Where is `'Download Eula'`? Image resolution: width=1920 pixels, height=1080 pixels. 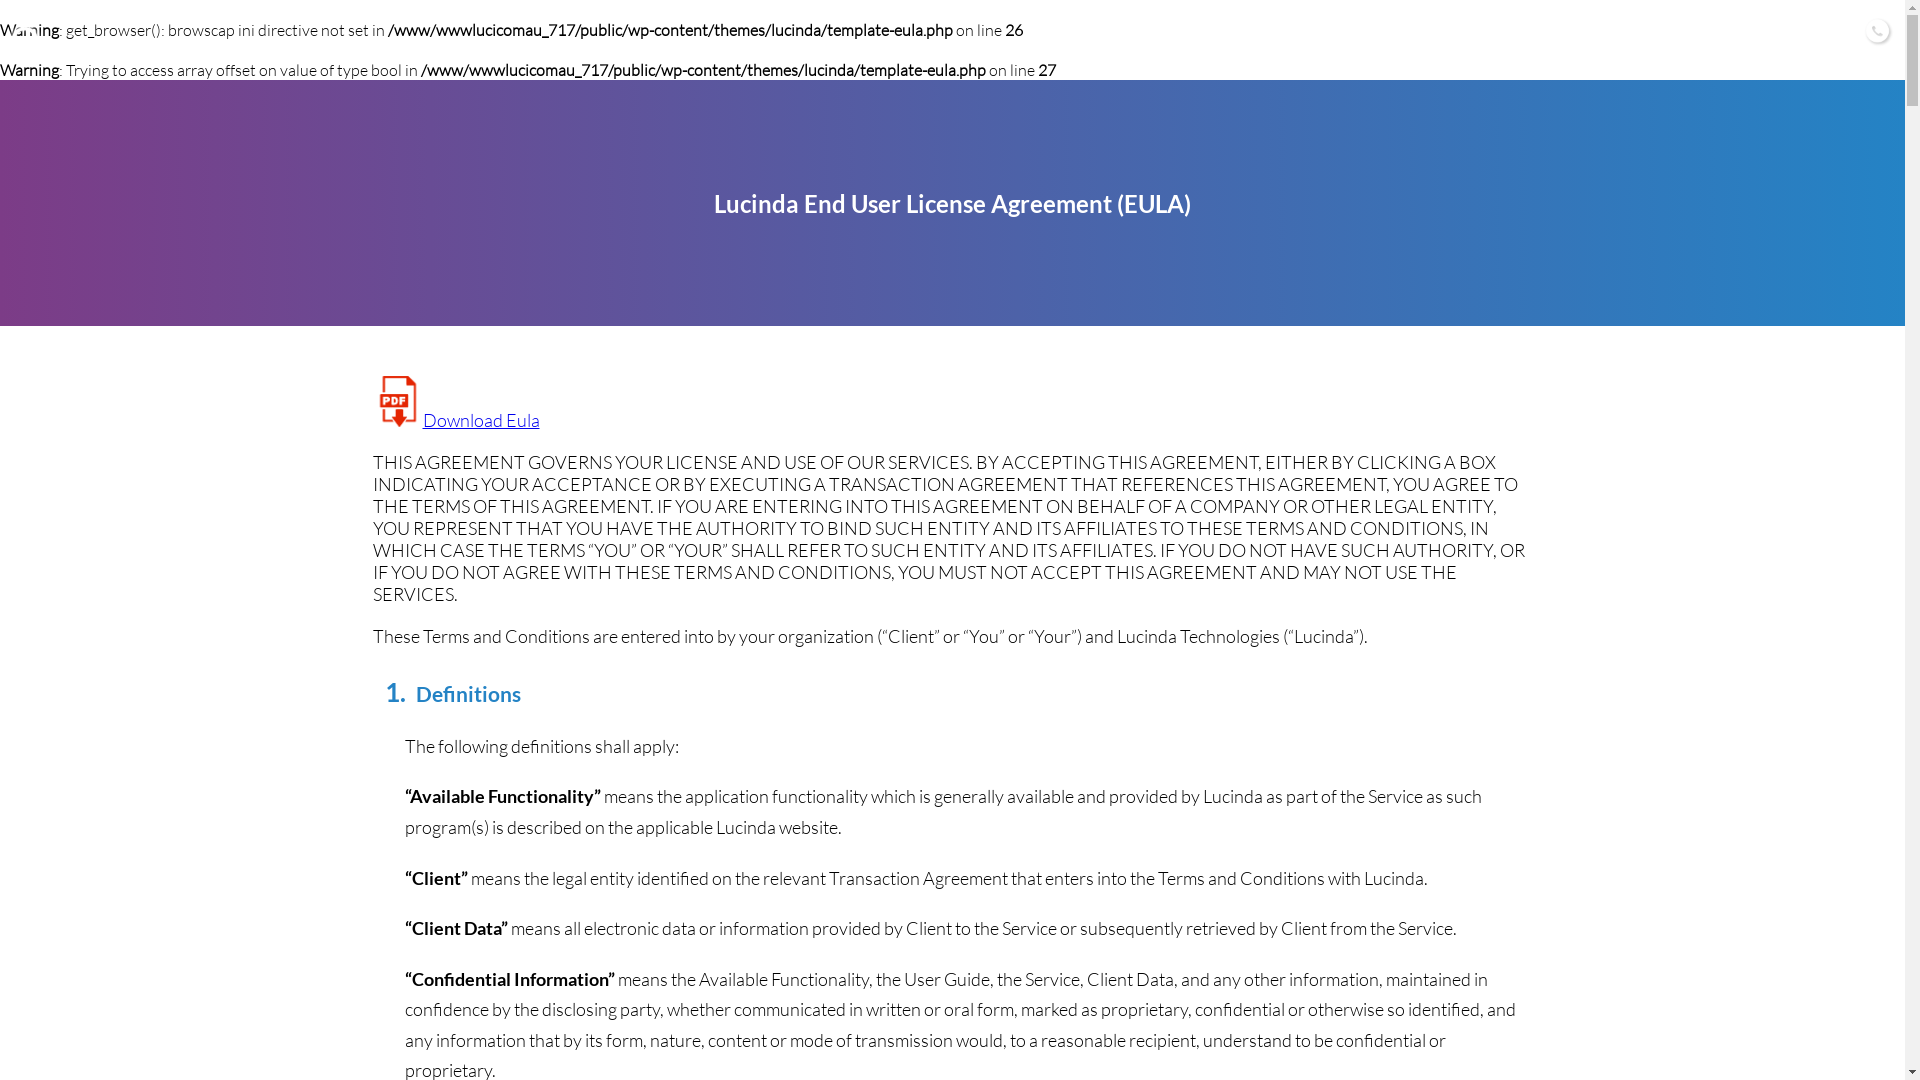
'Download Eula' is located at coordinates (454, 419).